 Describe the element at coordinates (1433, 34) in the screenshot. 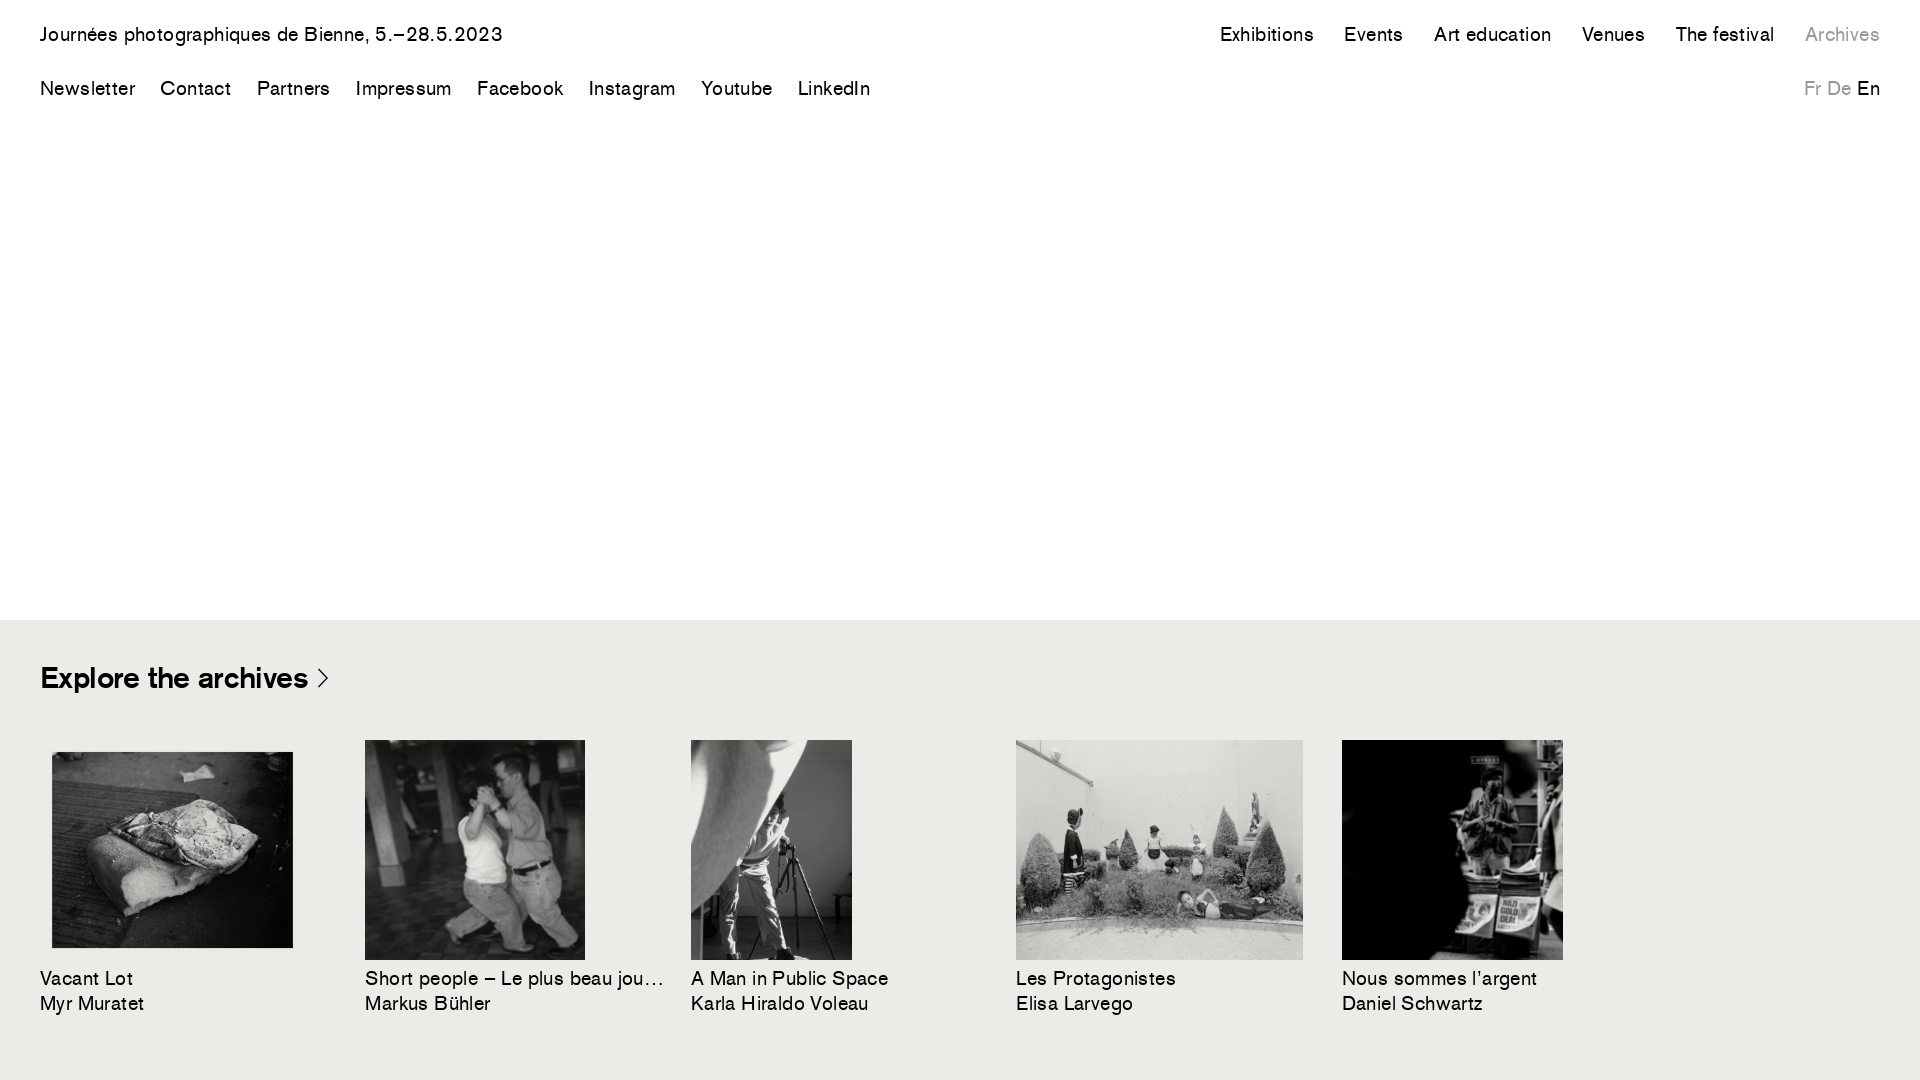

I see `'Art education'` at that location.